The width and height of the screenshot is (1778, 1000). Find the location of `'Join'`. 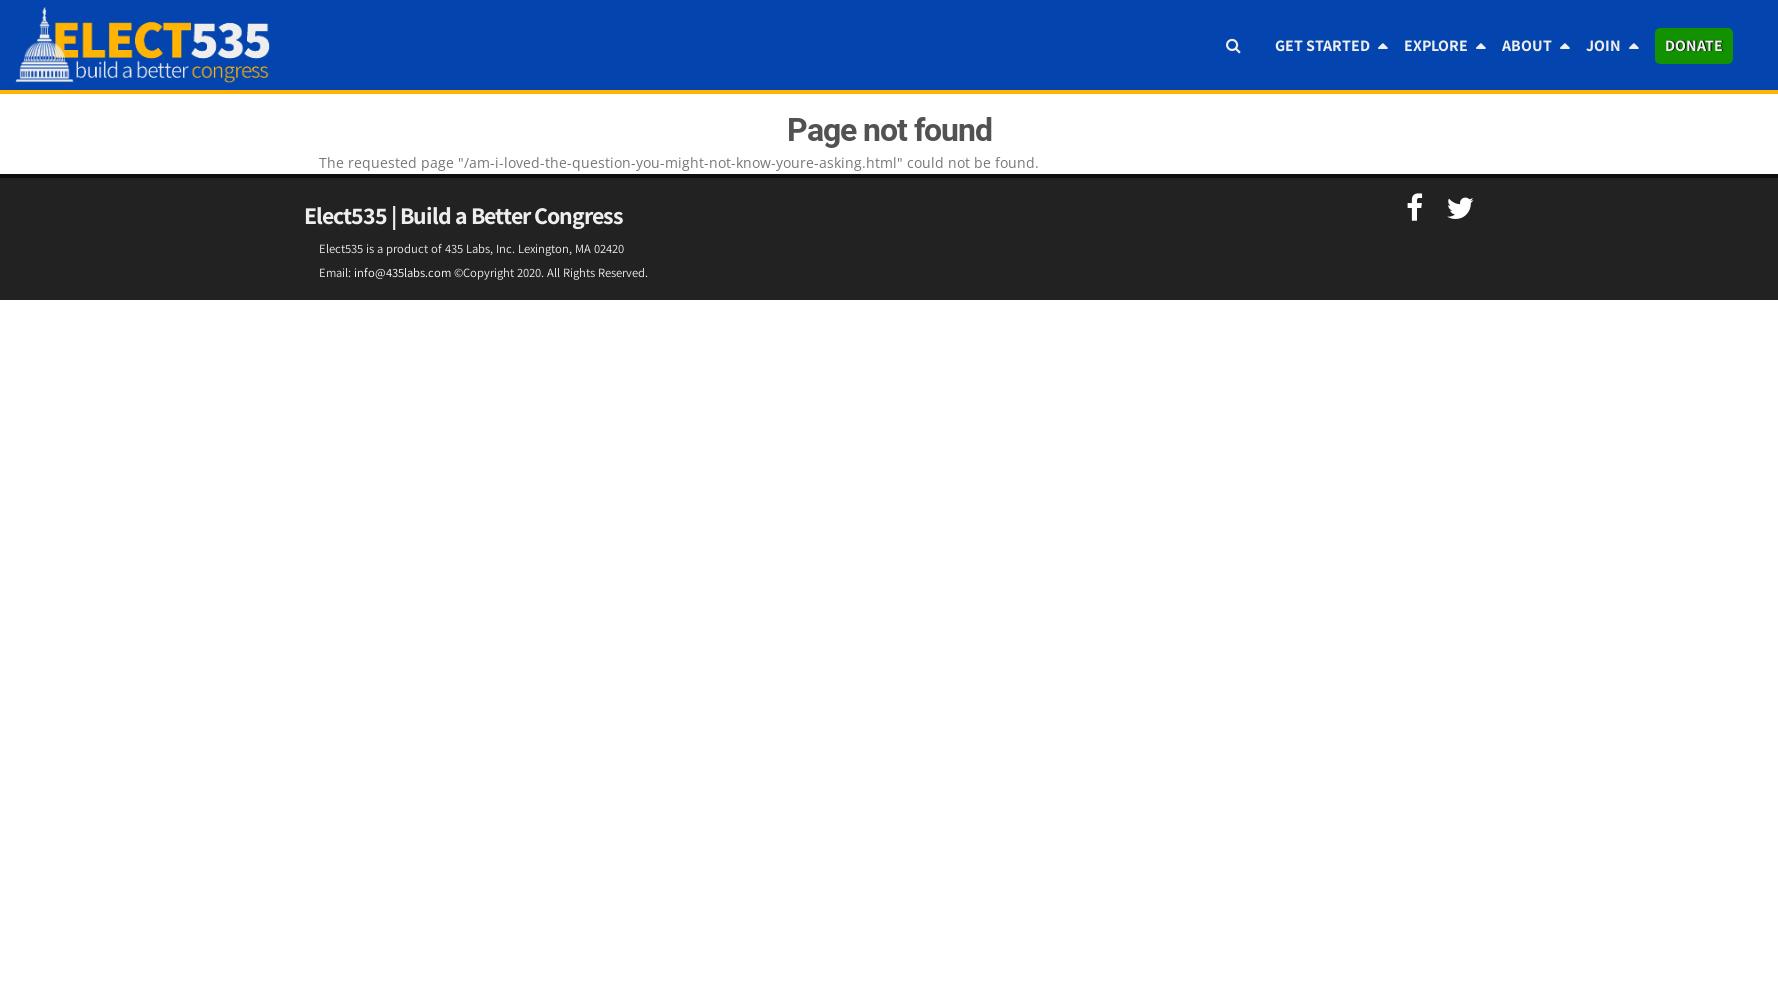

'Join' is located at coordinates (1602, 45).